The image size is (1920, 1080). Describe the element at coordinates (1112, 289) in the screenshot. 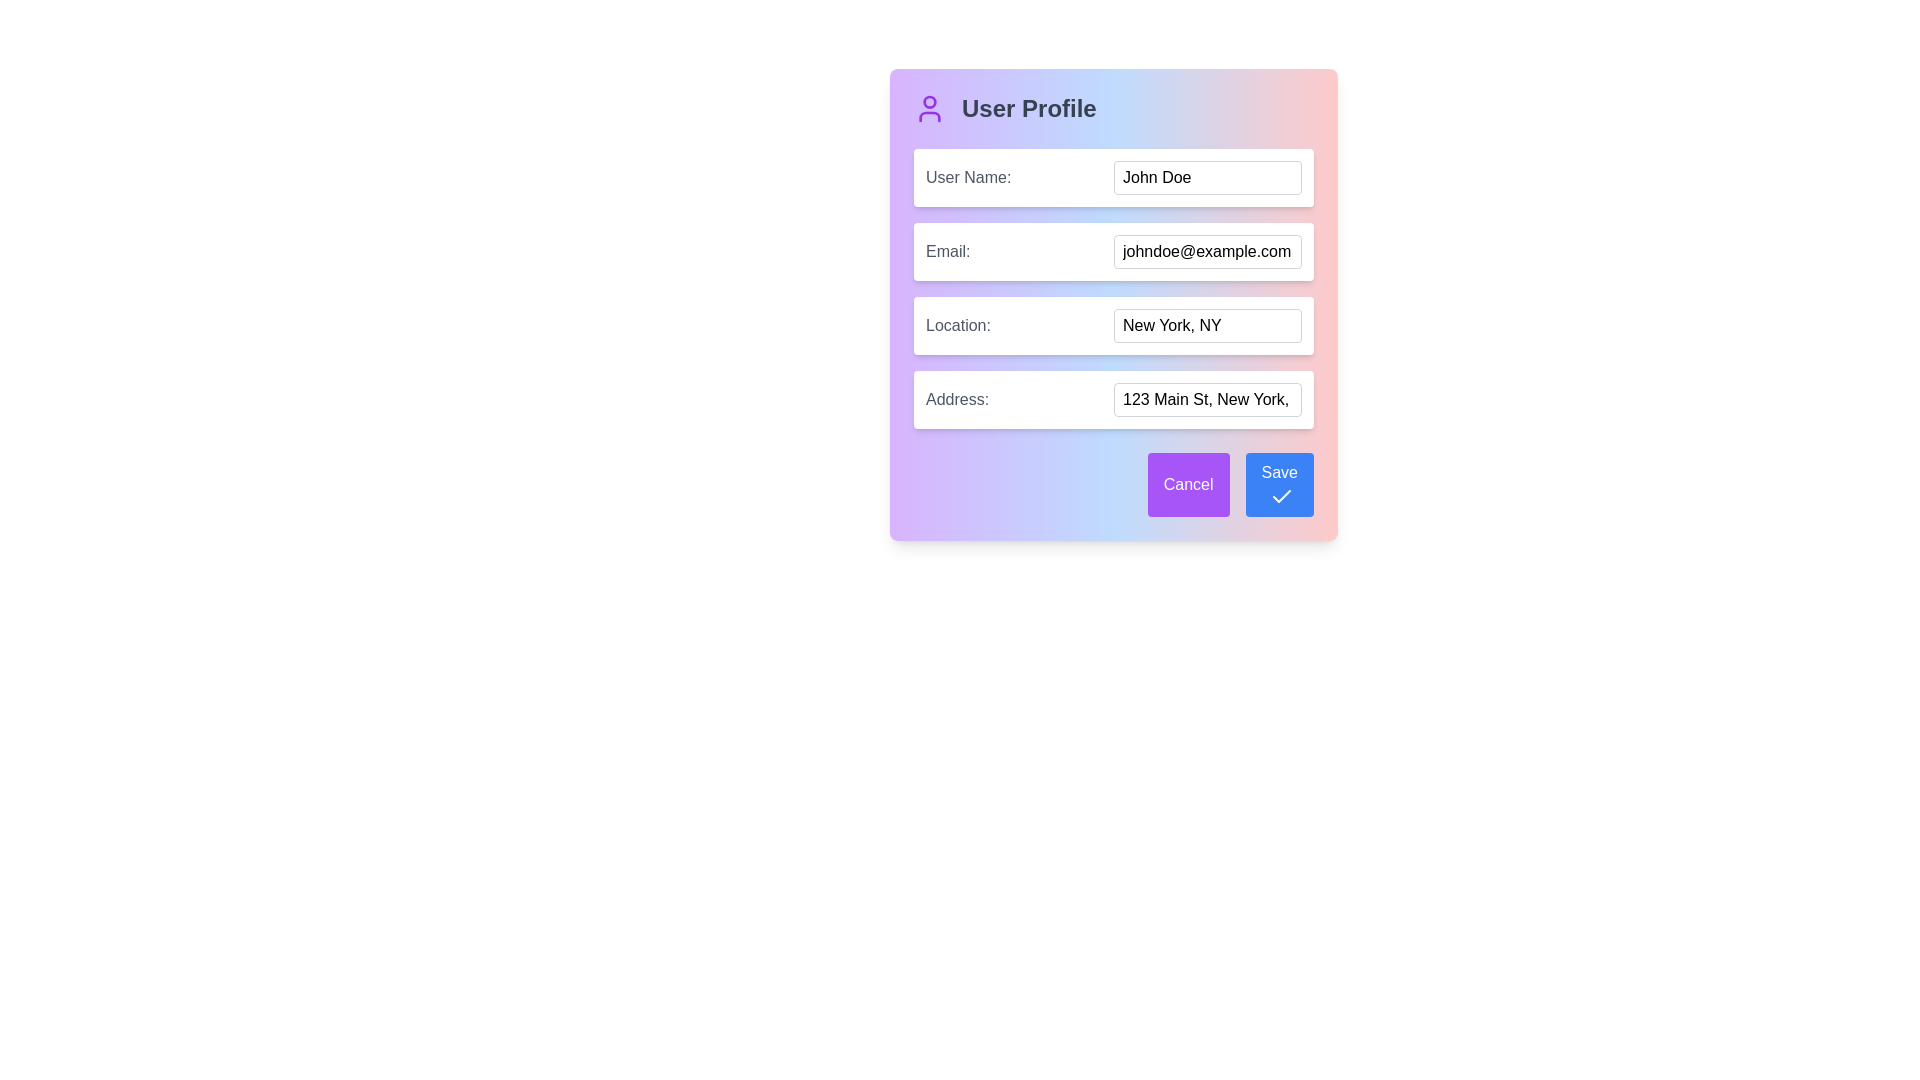

I see `within the input fields of the Form Section` at that location.